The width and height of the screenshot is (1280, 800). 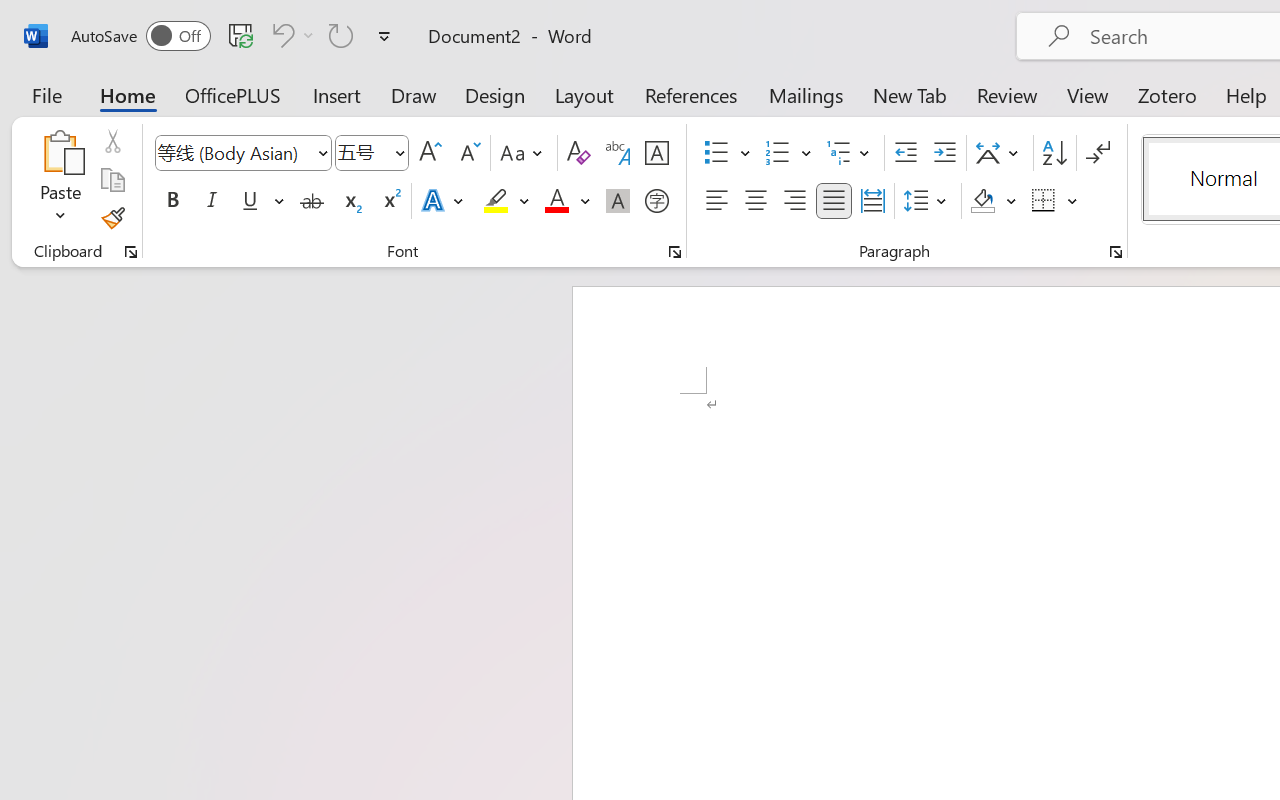 What do you see at coordinates (656, 153) in the screenshot?
I see `'Character Border'` at bounding box center [656, 153].